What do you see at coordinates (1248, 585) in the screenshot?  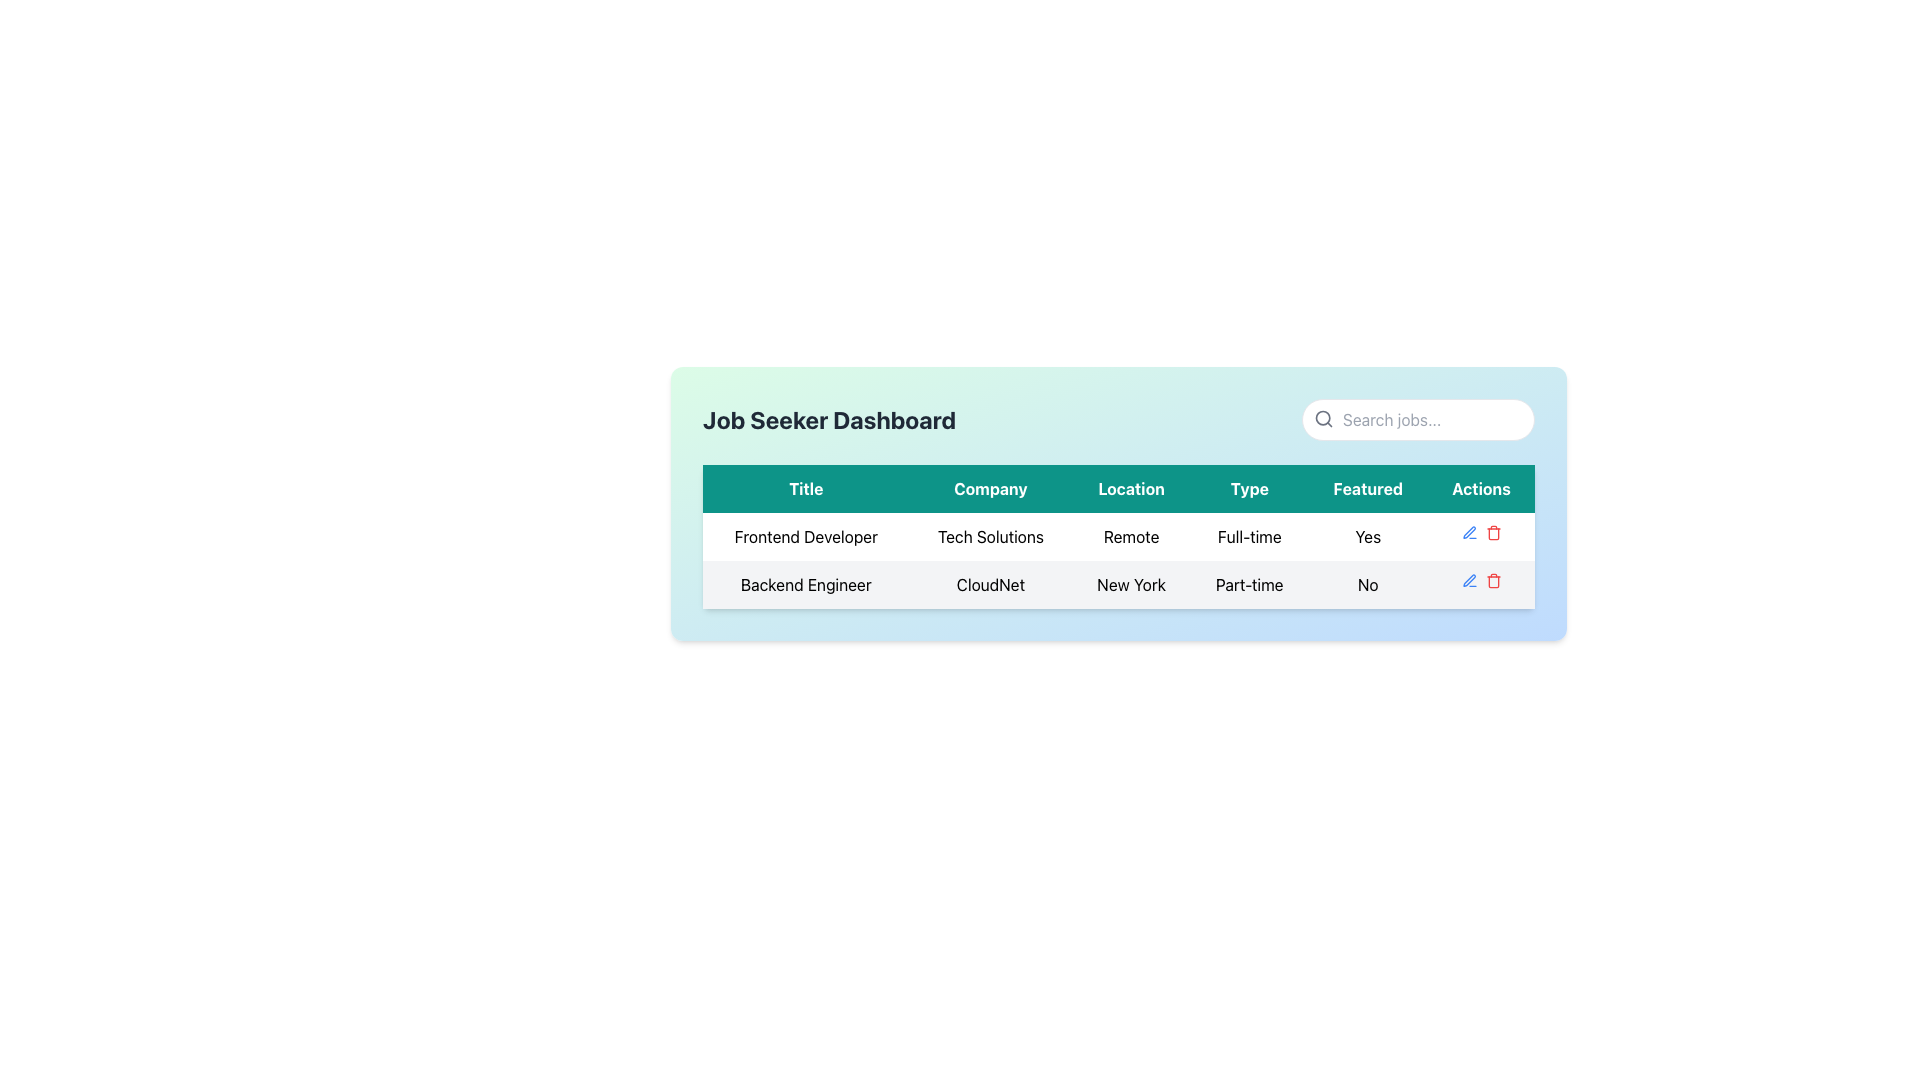 I see `the text label 'Part-time' in the 'Type' column of the data table for the Backend Engineer job listing at CloudNet in New York` at bounding box center [1248, 585].